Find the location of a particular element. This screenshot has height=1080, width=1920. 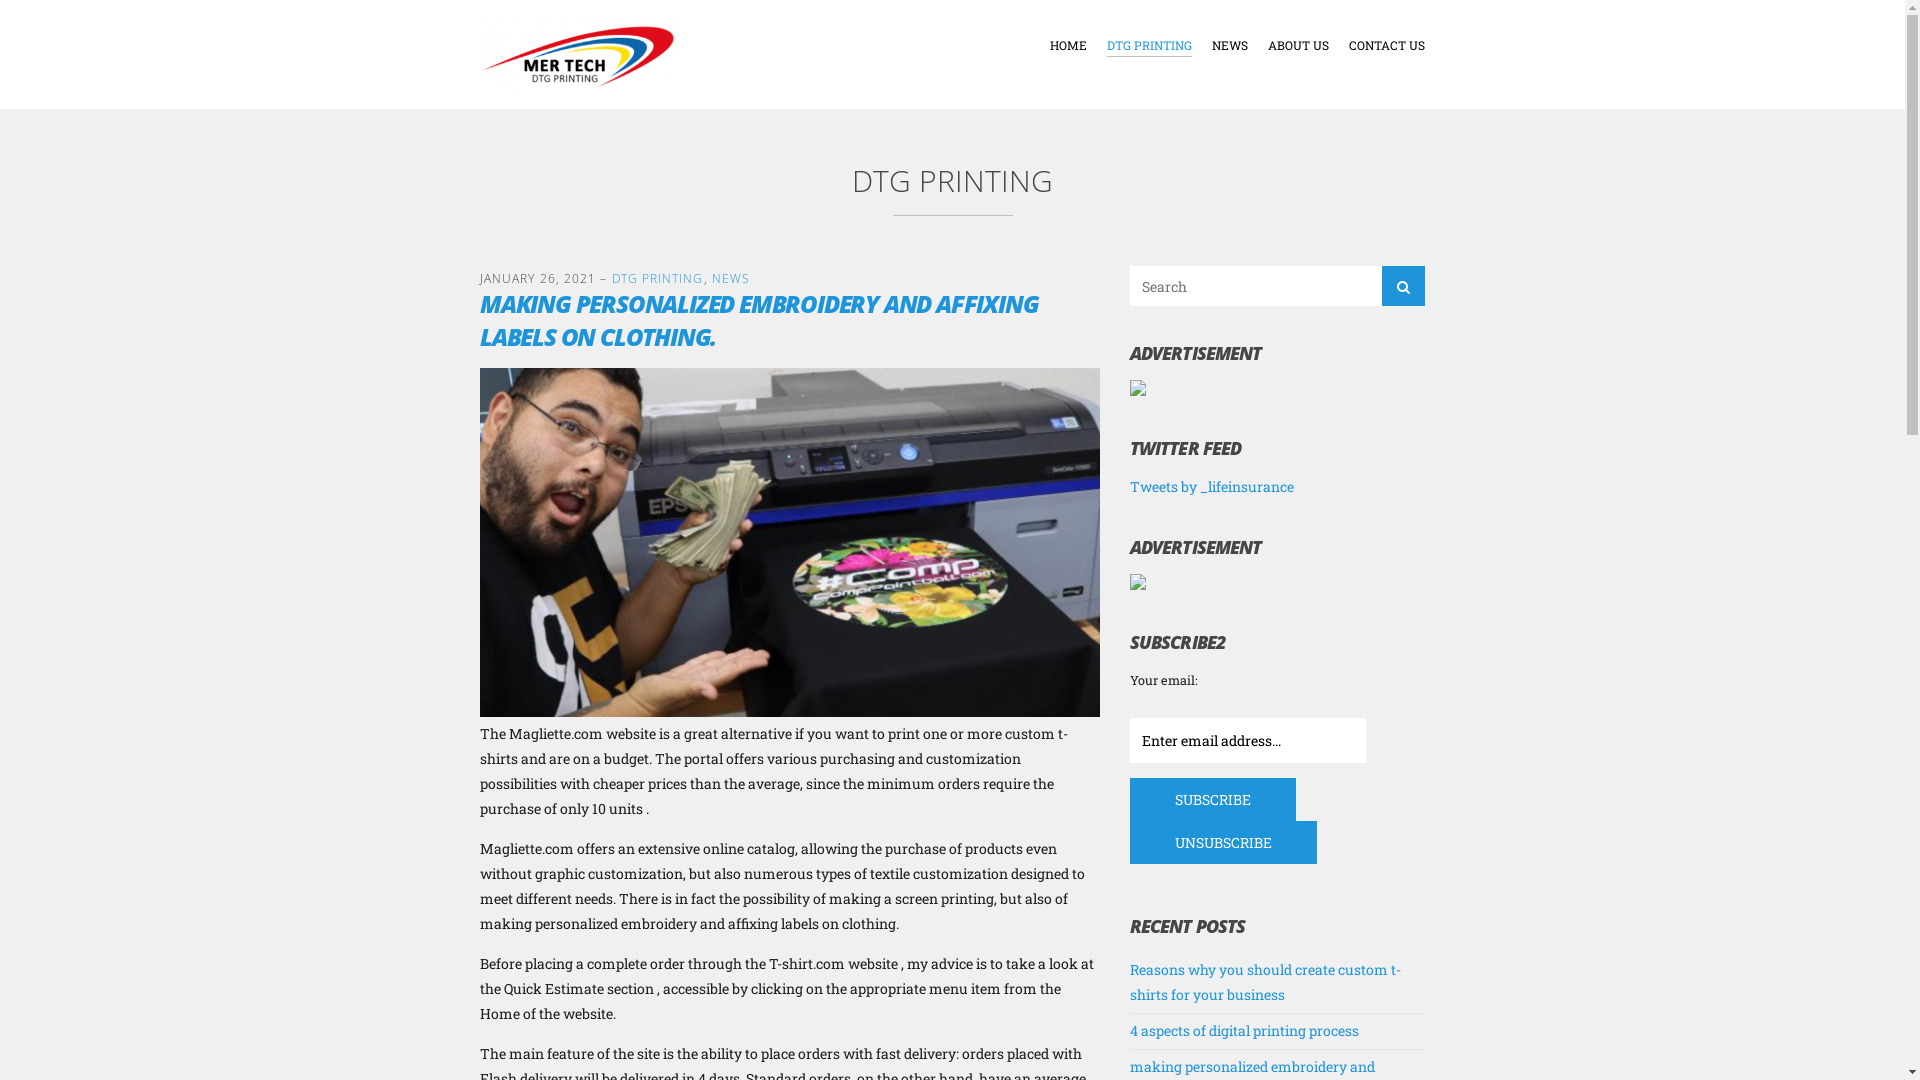

'Subscribe' is located at coordinates (1212, 798).